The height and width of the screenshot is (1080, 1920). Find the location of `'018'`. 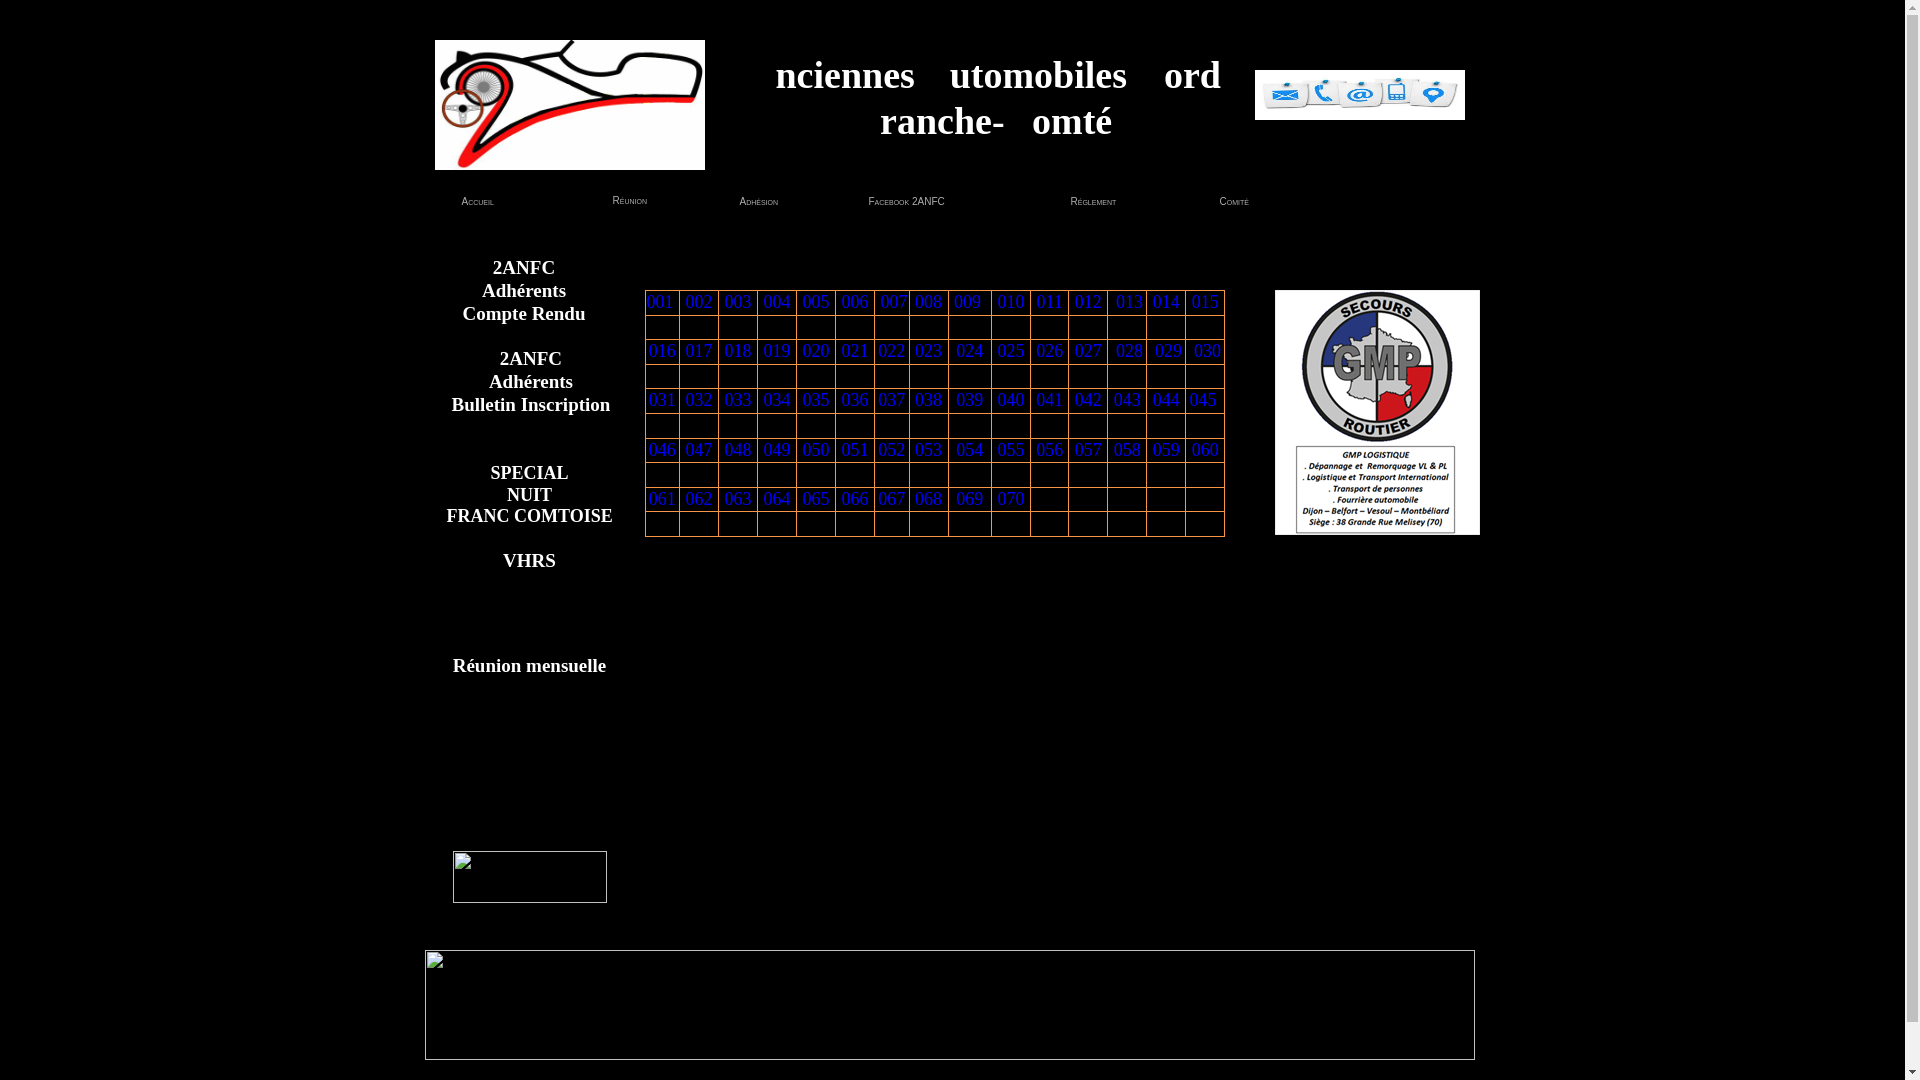

'018' is located at coordinates (736, 350).